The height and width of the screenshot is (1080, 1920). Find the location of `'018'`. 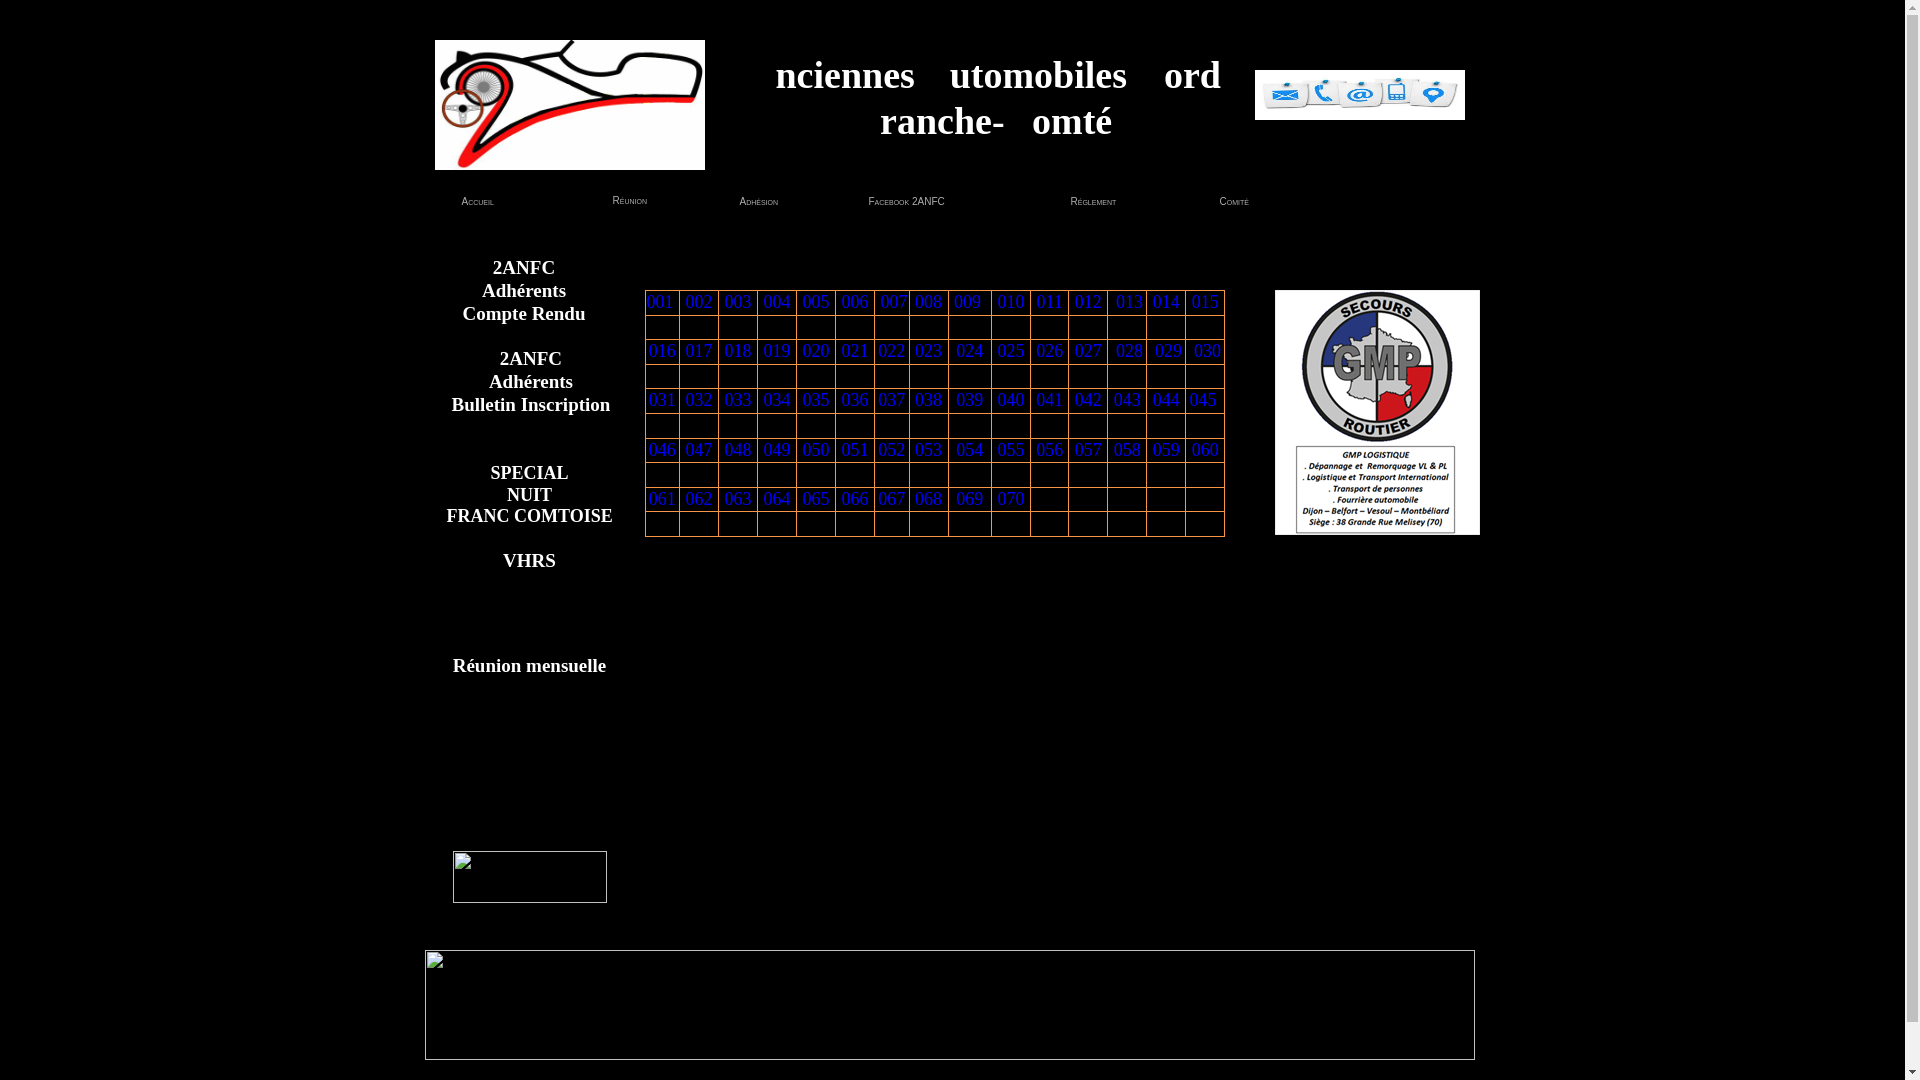

'018' is located at coordinates (736, 350).